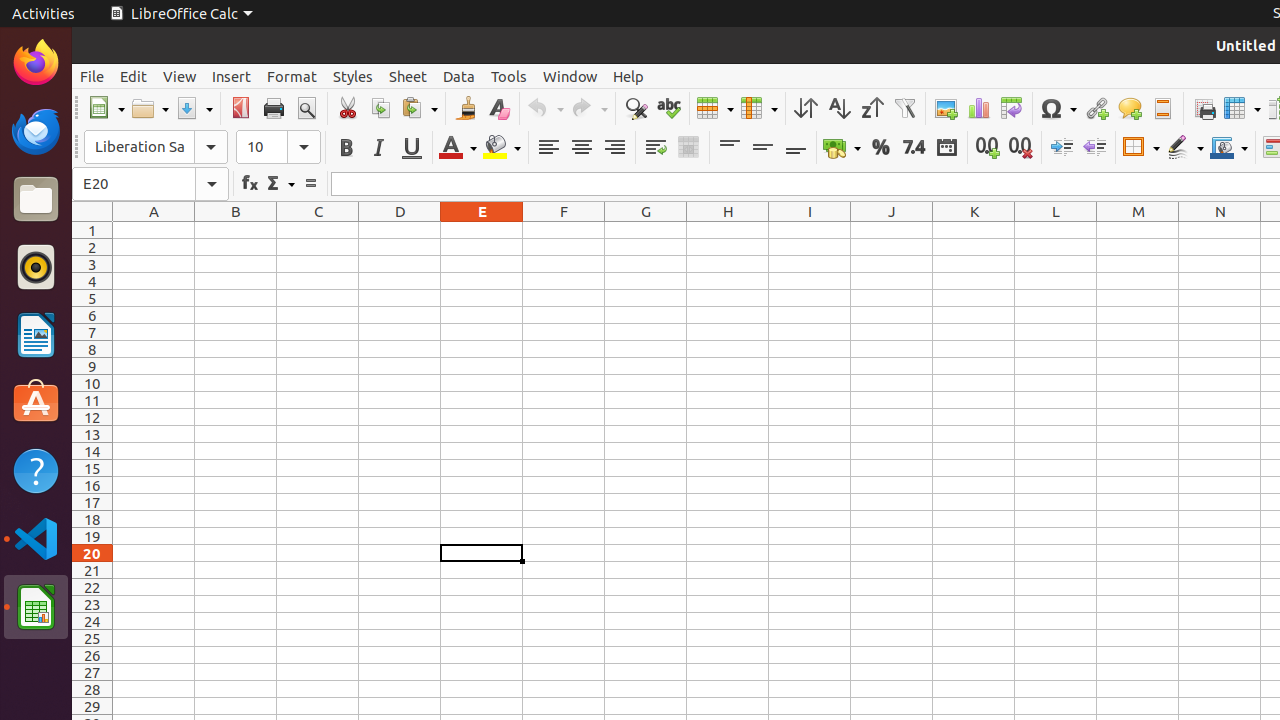 The height and width of the screenshot is (720, 1280). I want to click on 'Row', so click(715, 108).